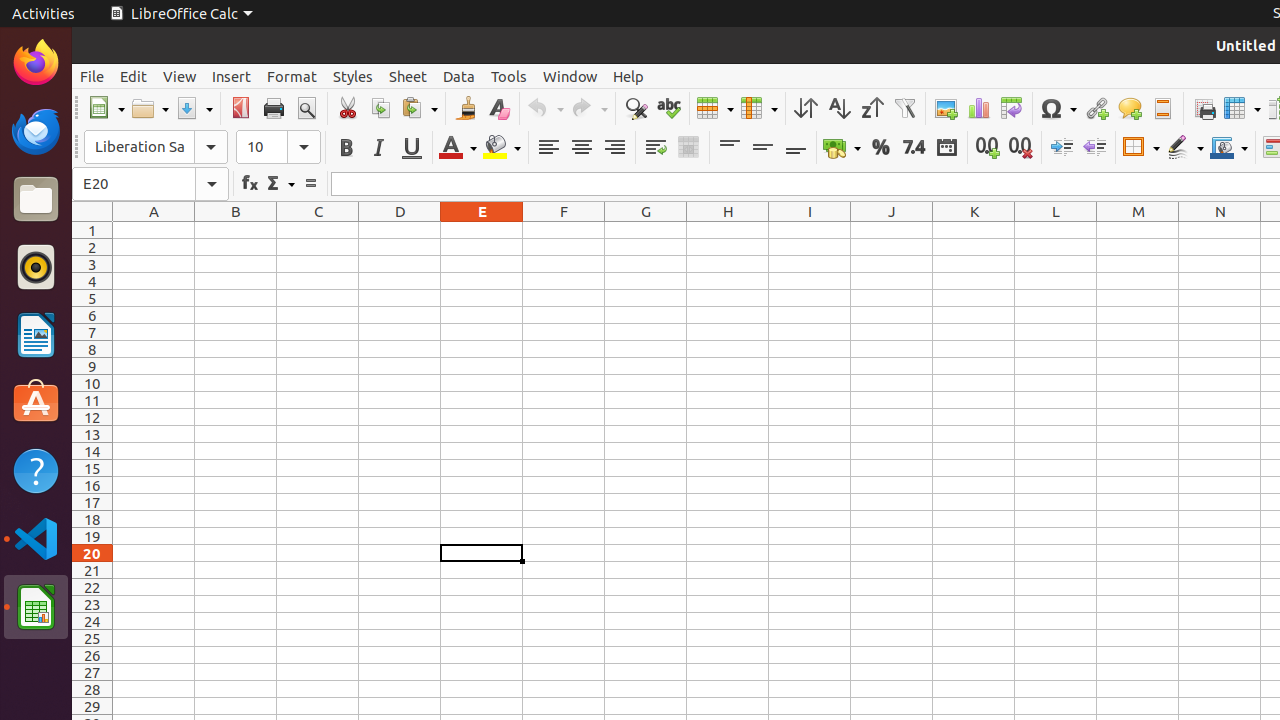 The height and width of the screenshot is (720, 1280). I want to click on 'Row', so click(715, 108).